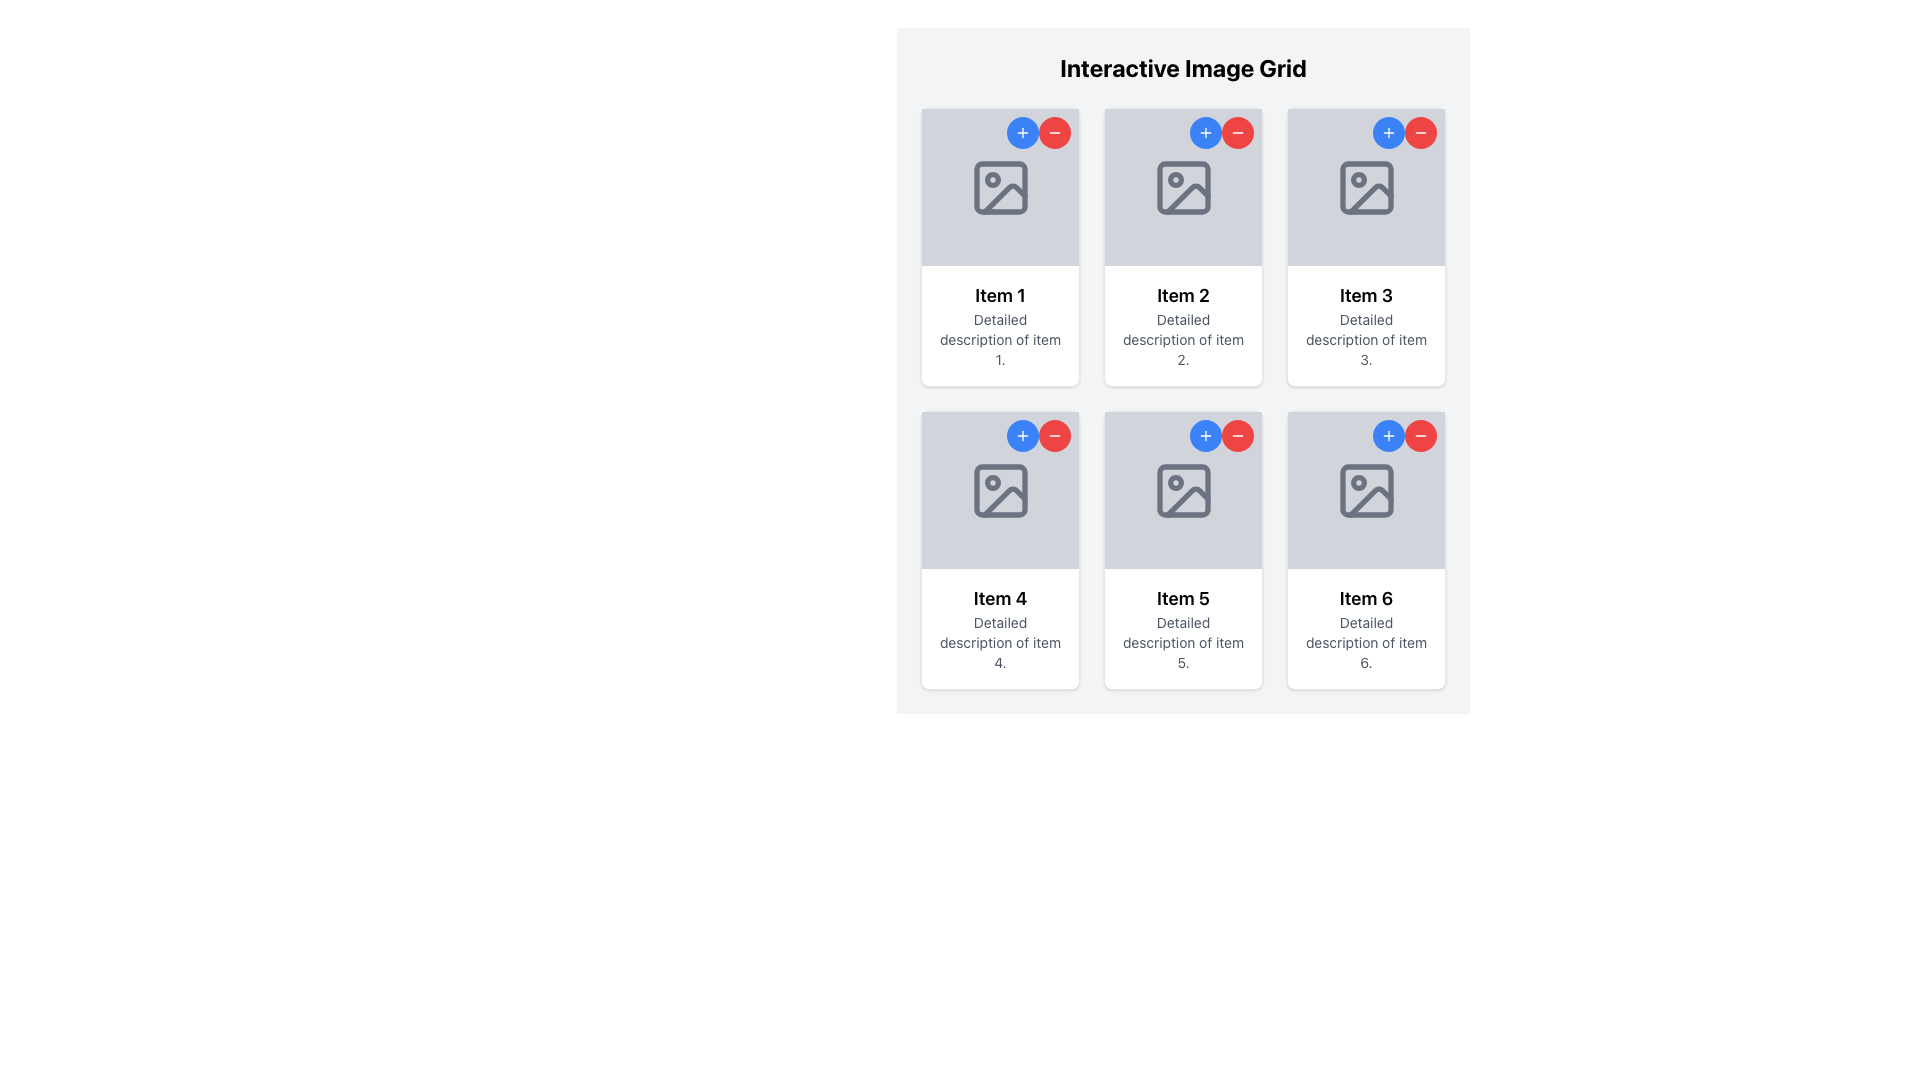  What do you see at coordinates (1365, 246) in the screenshot?
I see `the '+' button located on the third card in the top row of the grid layout` at bounding box center [1365, 246].